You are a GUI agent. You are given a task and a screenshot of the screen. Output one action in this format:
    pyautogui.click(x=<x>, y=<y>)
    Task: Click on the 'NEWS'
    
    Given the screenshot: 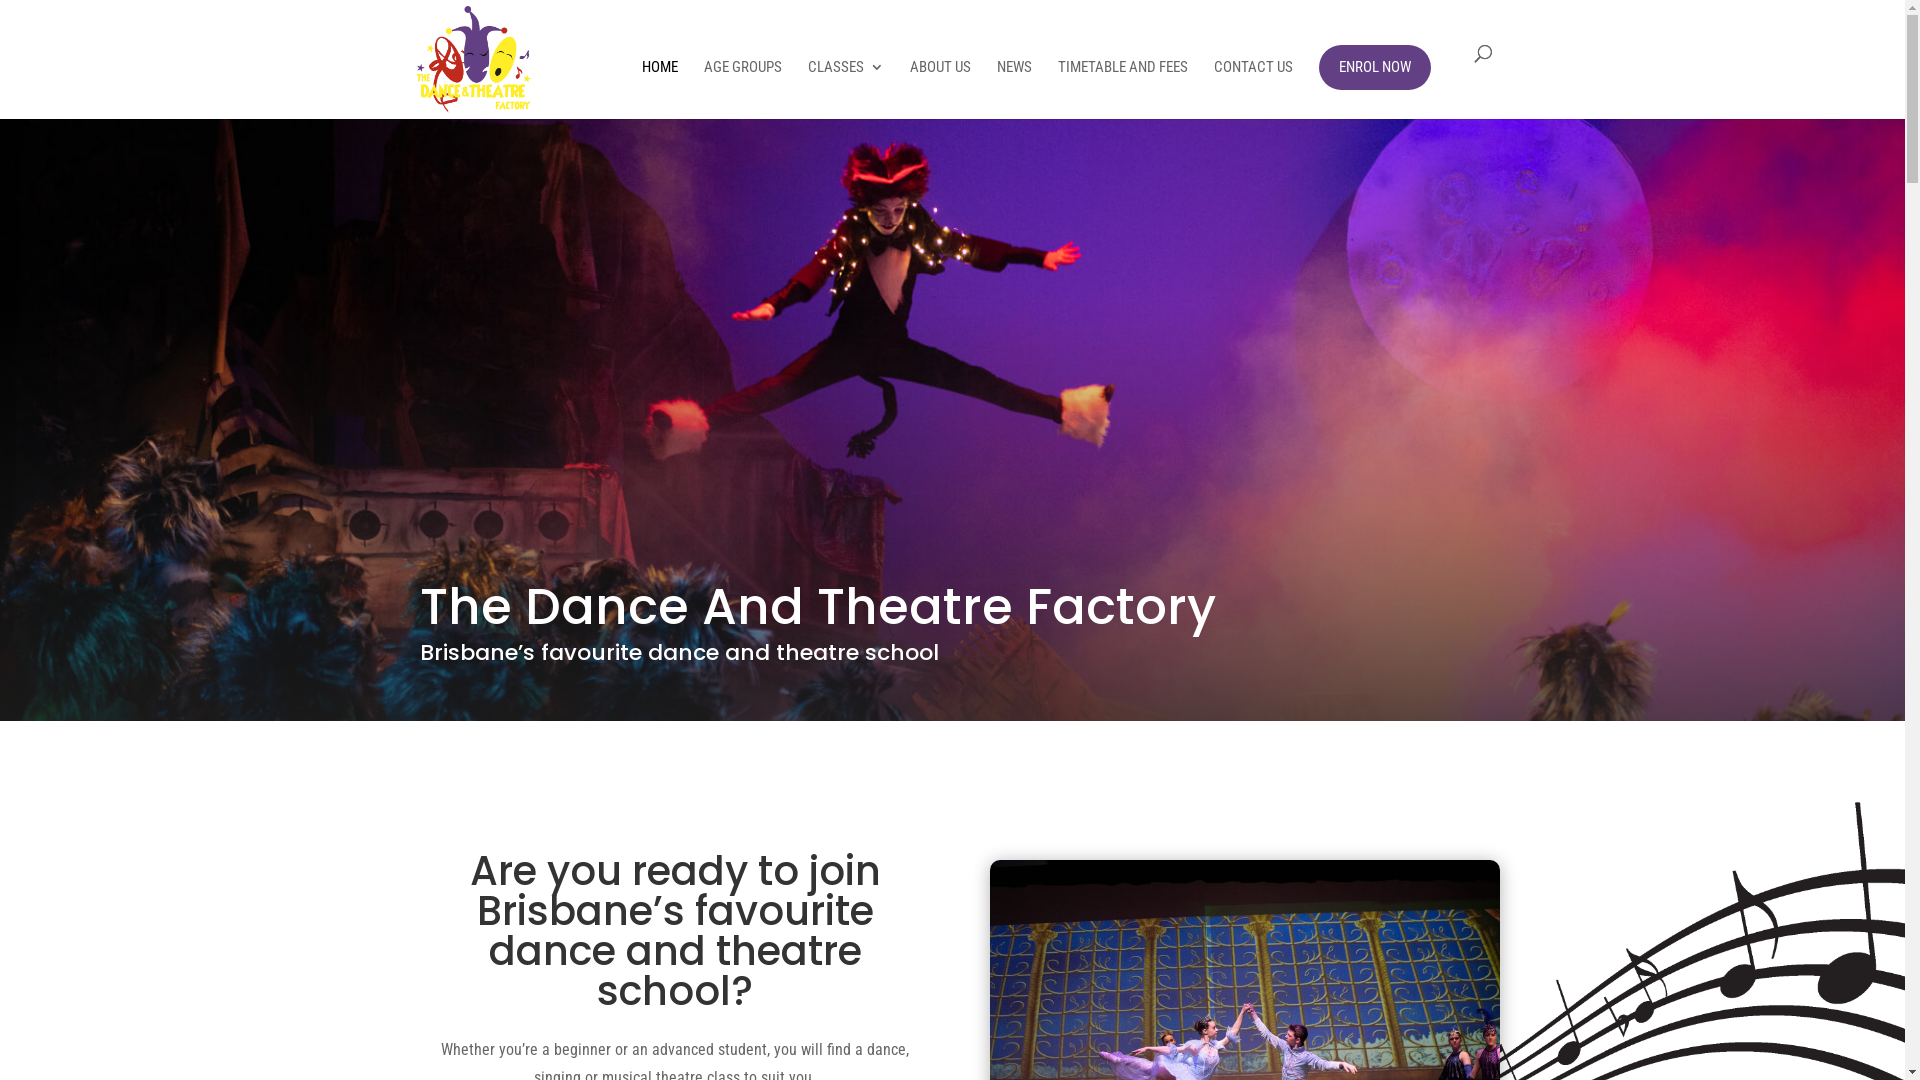 What is the action you would take?
    pyautogui.click(x=1013, y=88)
    